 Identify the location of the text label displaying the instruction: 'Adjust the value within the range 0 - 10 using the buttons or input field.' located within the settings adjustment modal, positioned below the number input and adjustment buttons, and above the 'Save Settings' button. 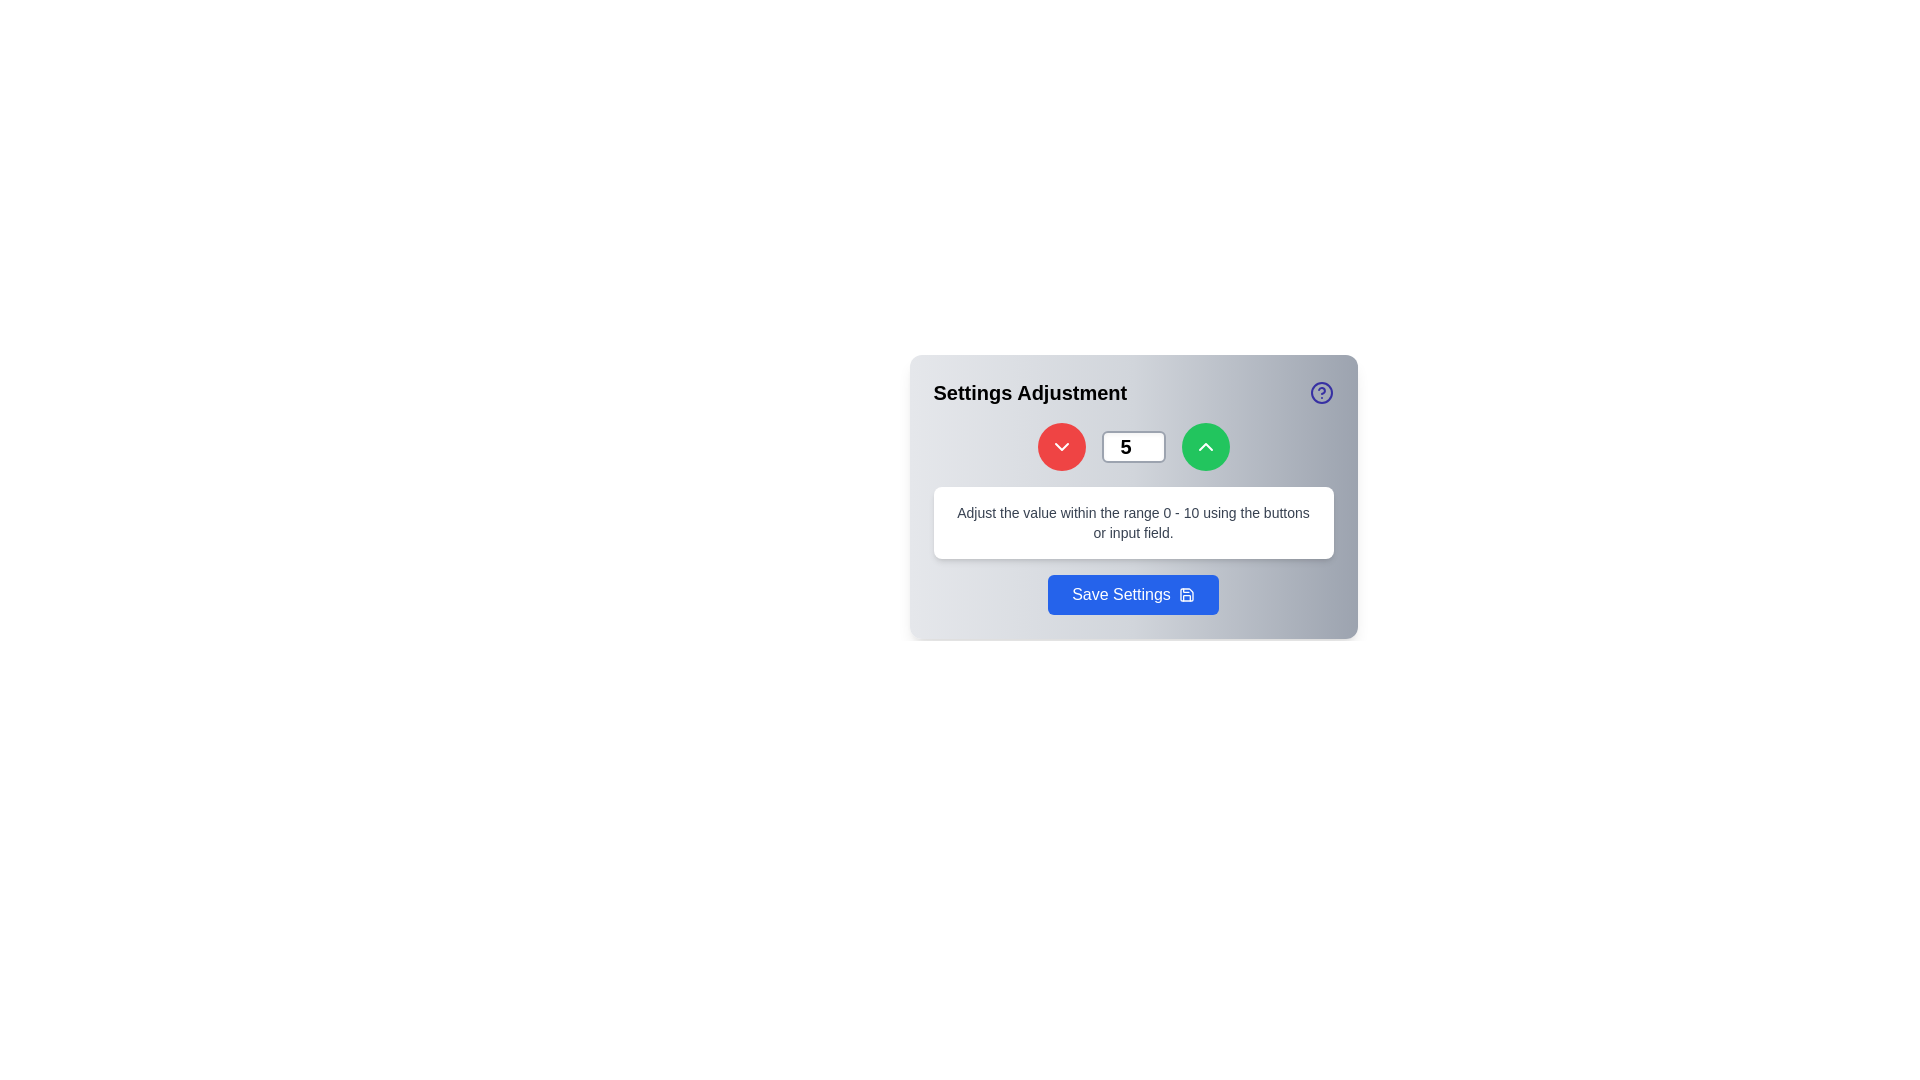
(1133, 522).